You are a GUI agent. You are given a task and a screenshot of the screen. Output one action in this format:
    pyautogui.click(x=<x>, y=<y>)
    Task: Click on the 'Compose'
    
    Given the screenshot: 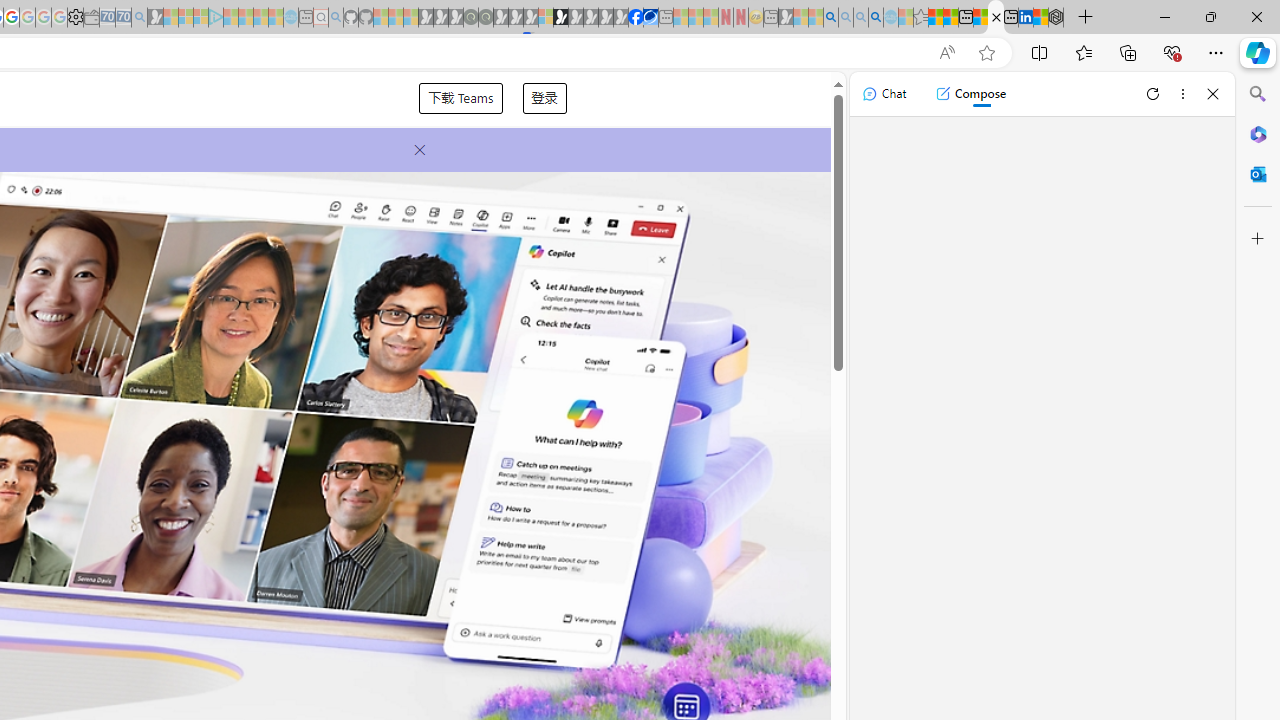 What is the action you would take?
    pyautogui.click(x=970, y=93)
    